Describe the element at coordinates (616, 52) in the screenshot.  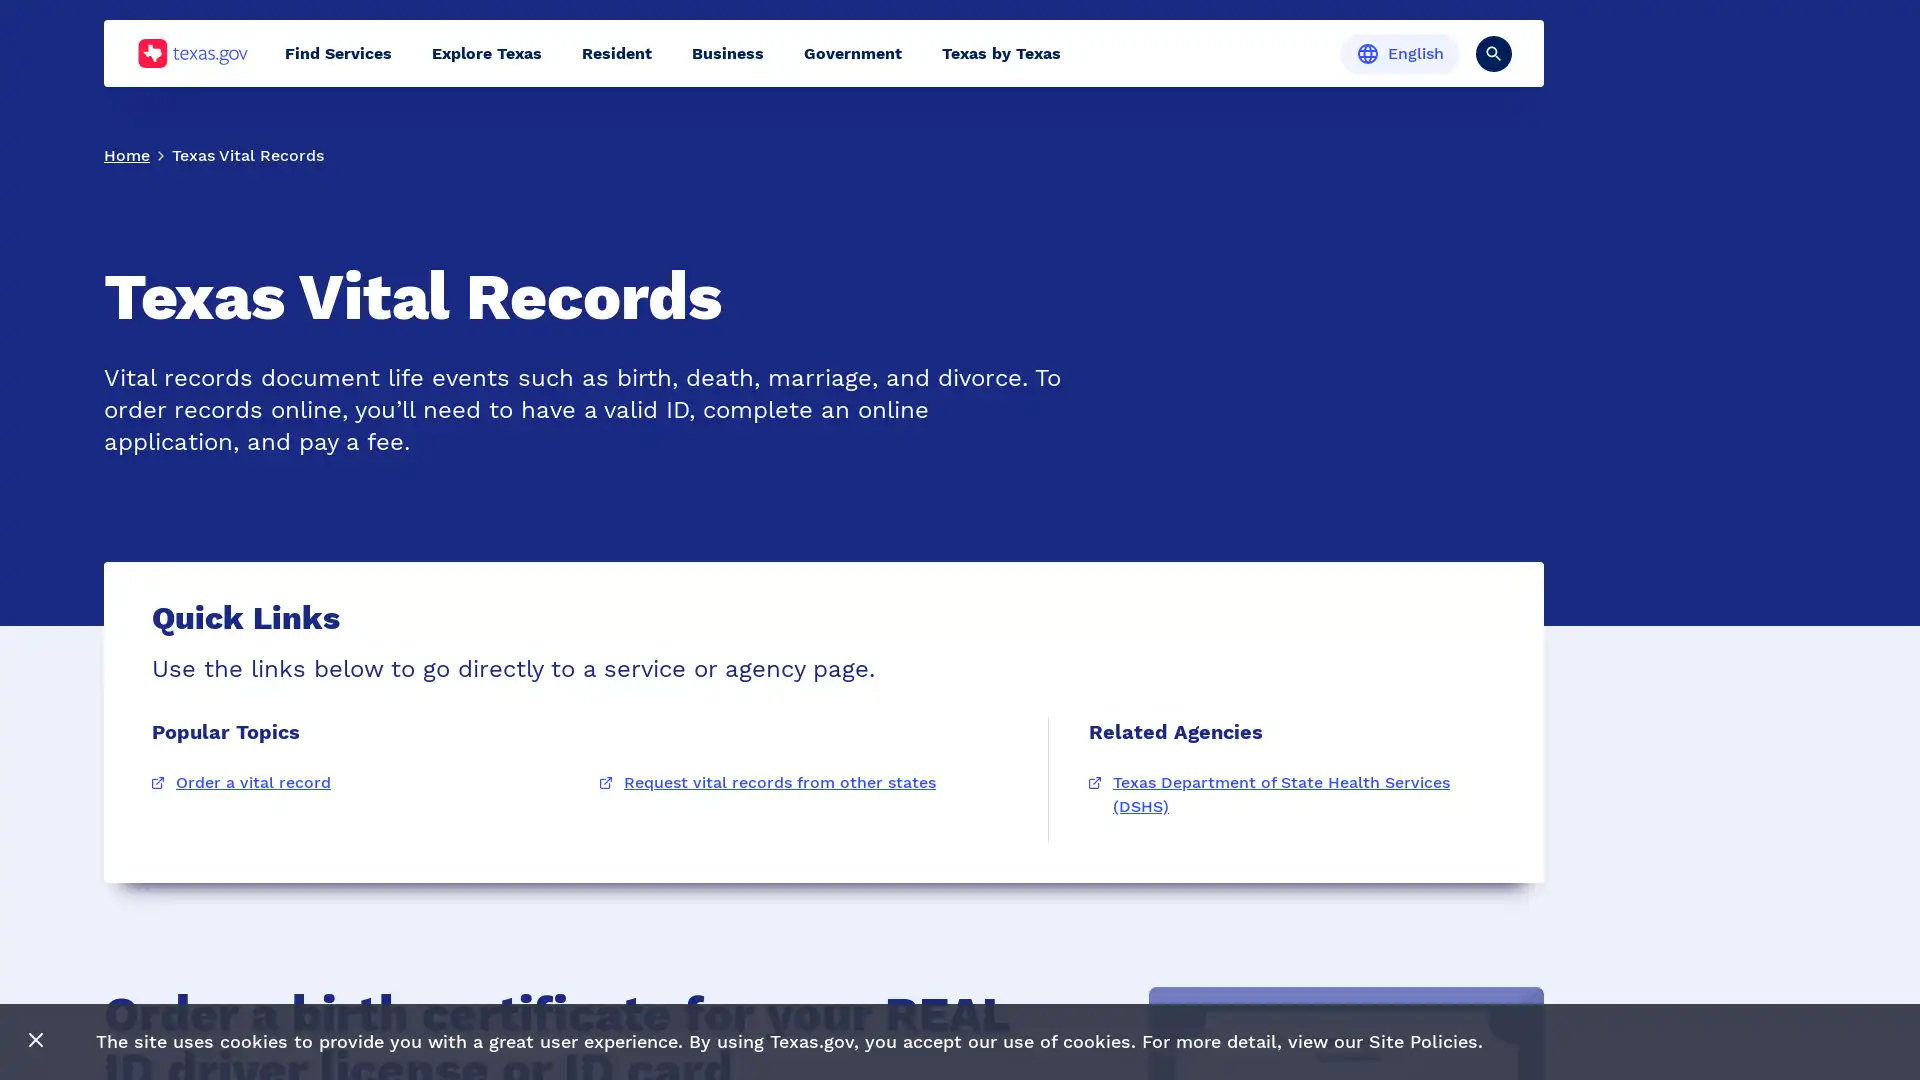
I see `Resident` at that location.